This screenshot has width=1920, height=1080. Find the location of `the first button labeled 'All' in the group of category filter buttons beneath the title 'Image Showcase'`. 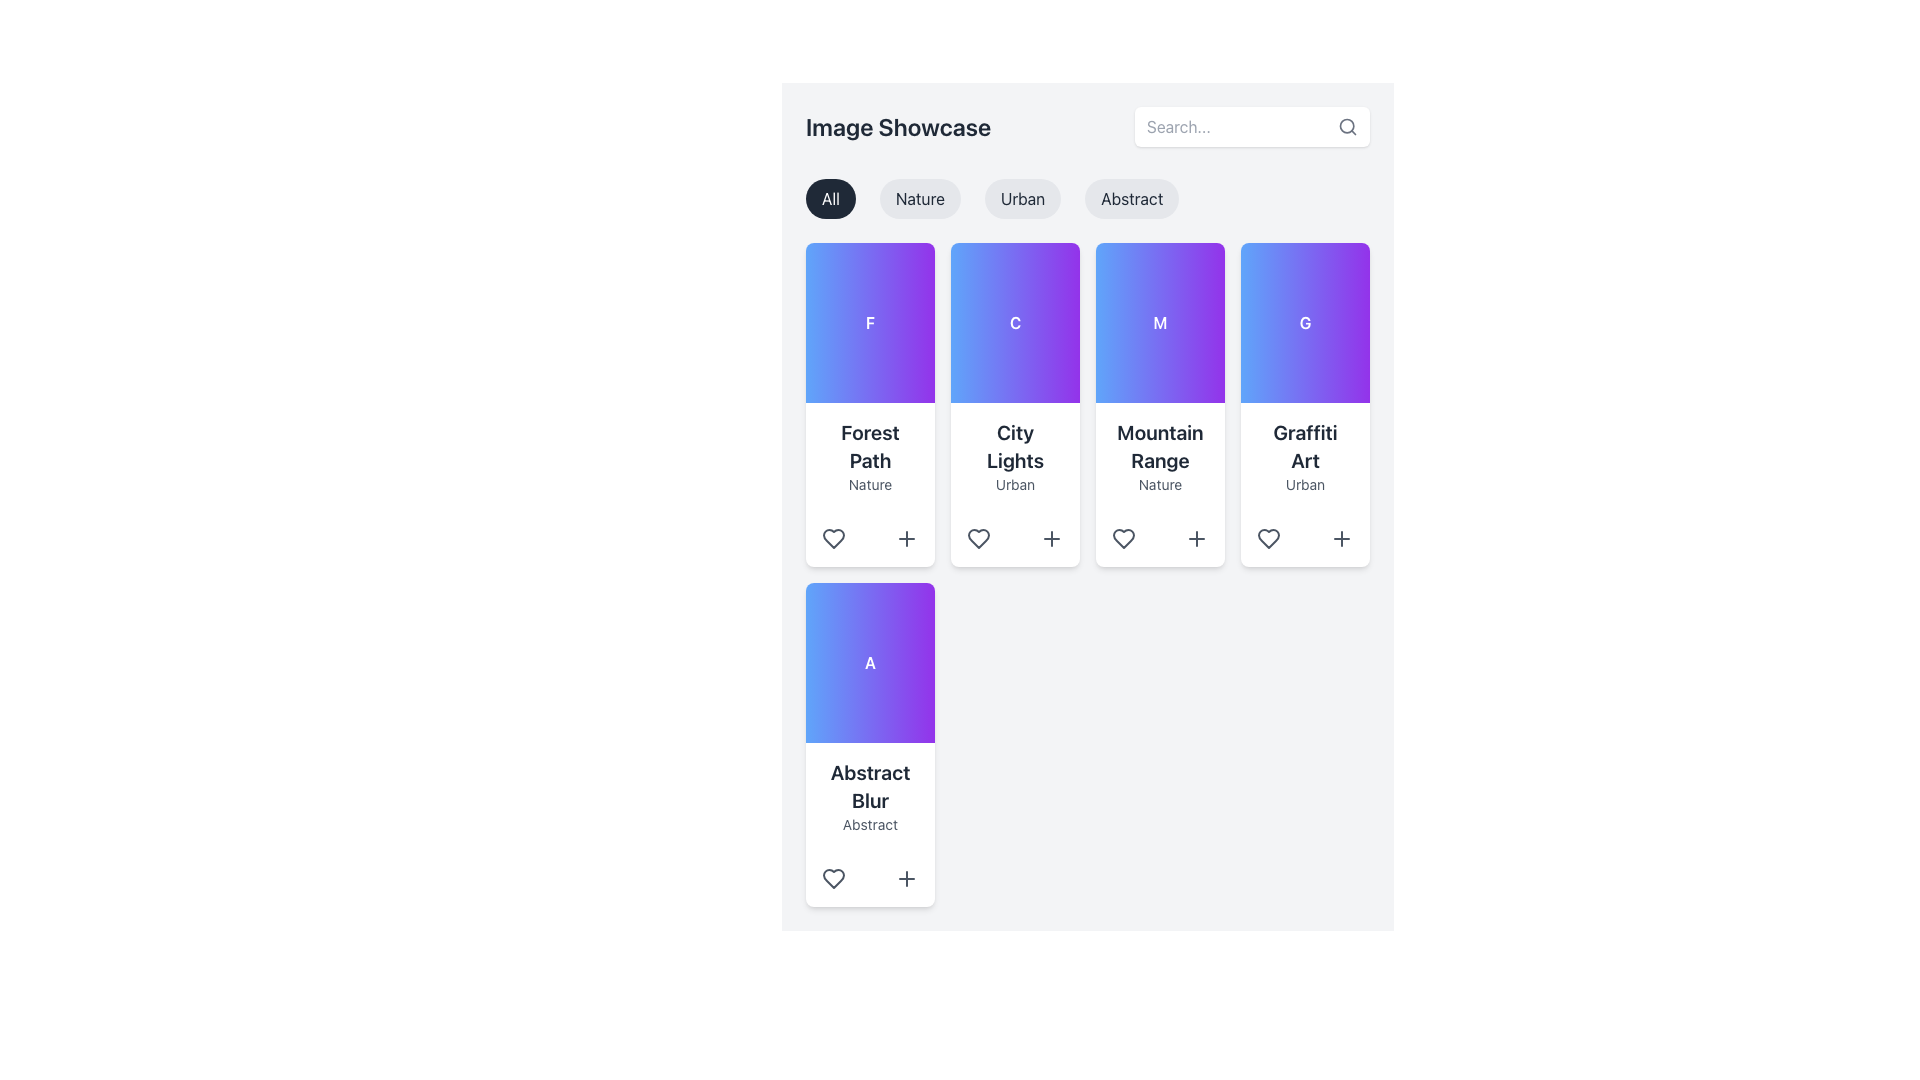

the first button labeled 'All' in the group of category filter buttons beneath the title 'Image Showcase' is located at coordinates (830, 199).